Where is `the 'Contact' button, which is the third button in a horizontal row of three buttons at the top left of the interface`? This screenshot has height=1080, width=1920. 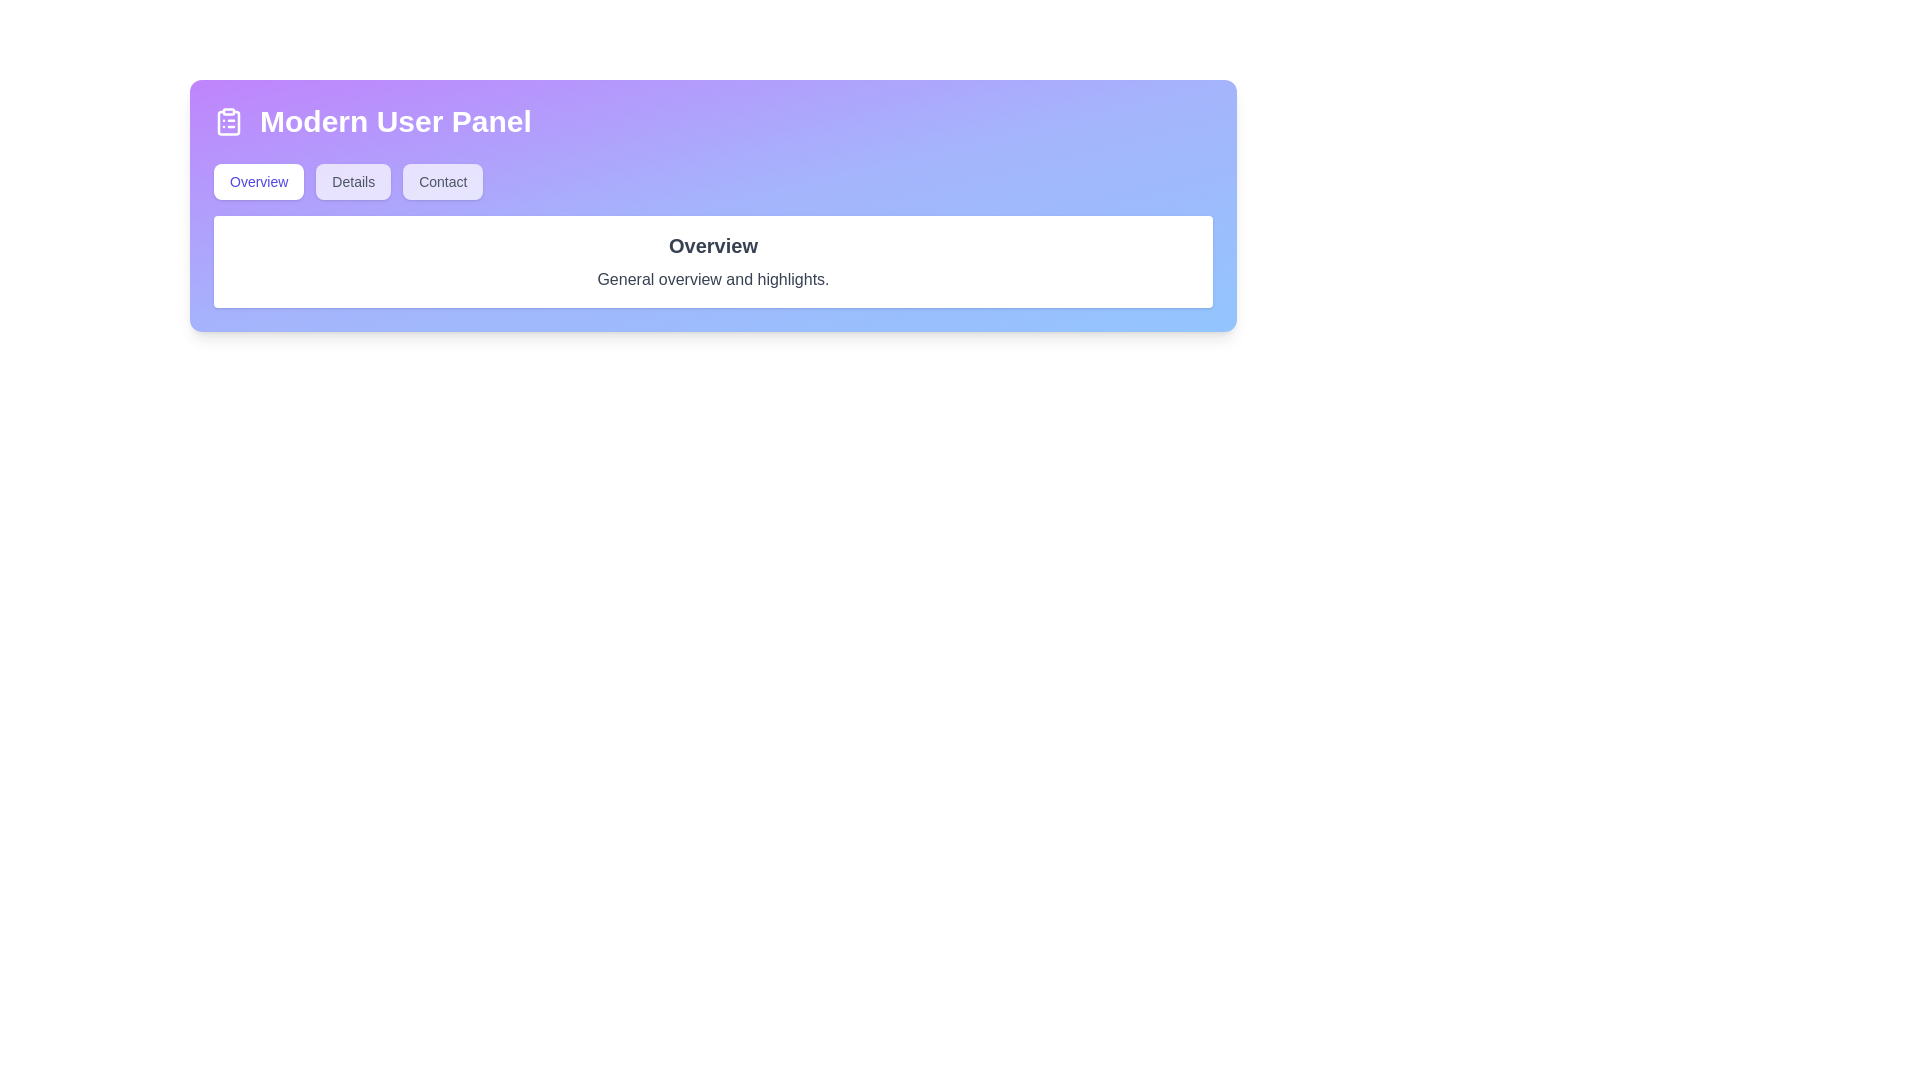 the 'Contact' button, which is the third button in a horizontal row of three buttons at the top left of the interface is located at coordinates (442, 181).